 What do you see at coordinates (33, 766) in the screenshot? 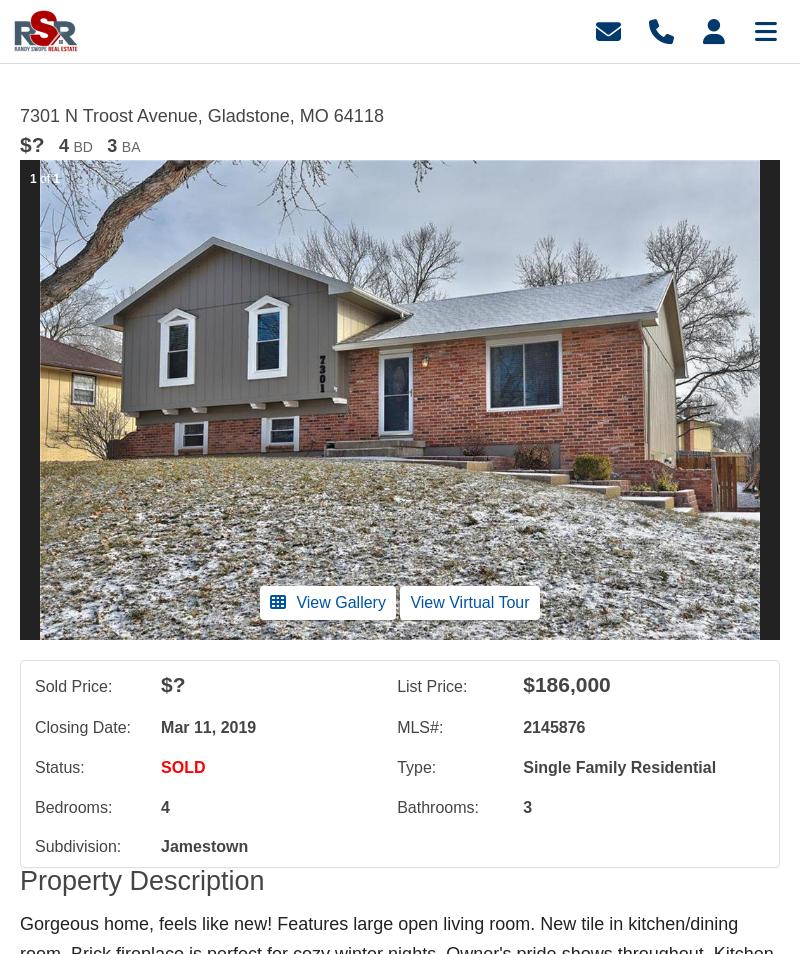
I see `'Status'` at bounding box center [33, 766].